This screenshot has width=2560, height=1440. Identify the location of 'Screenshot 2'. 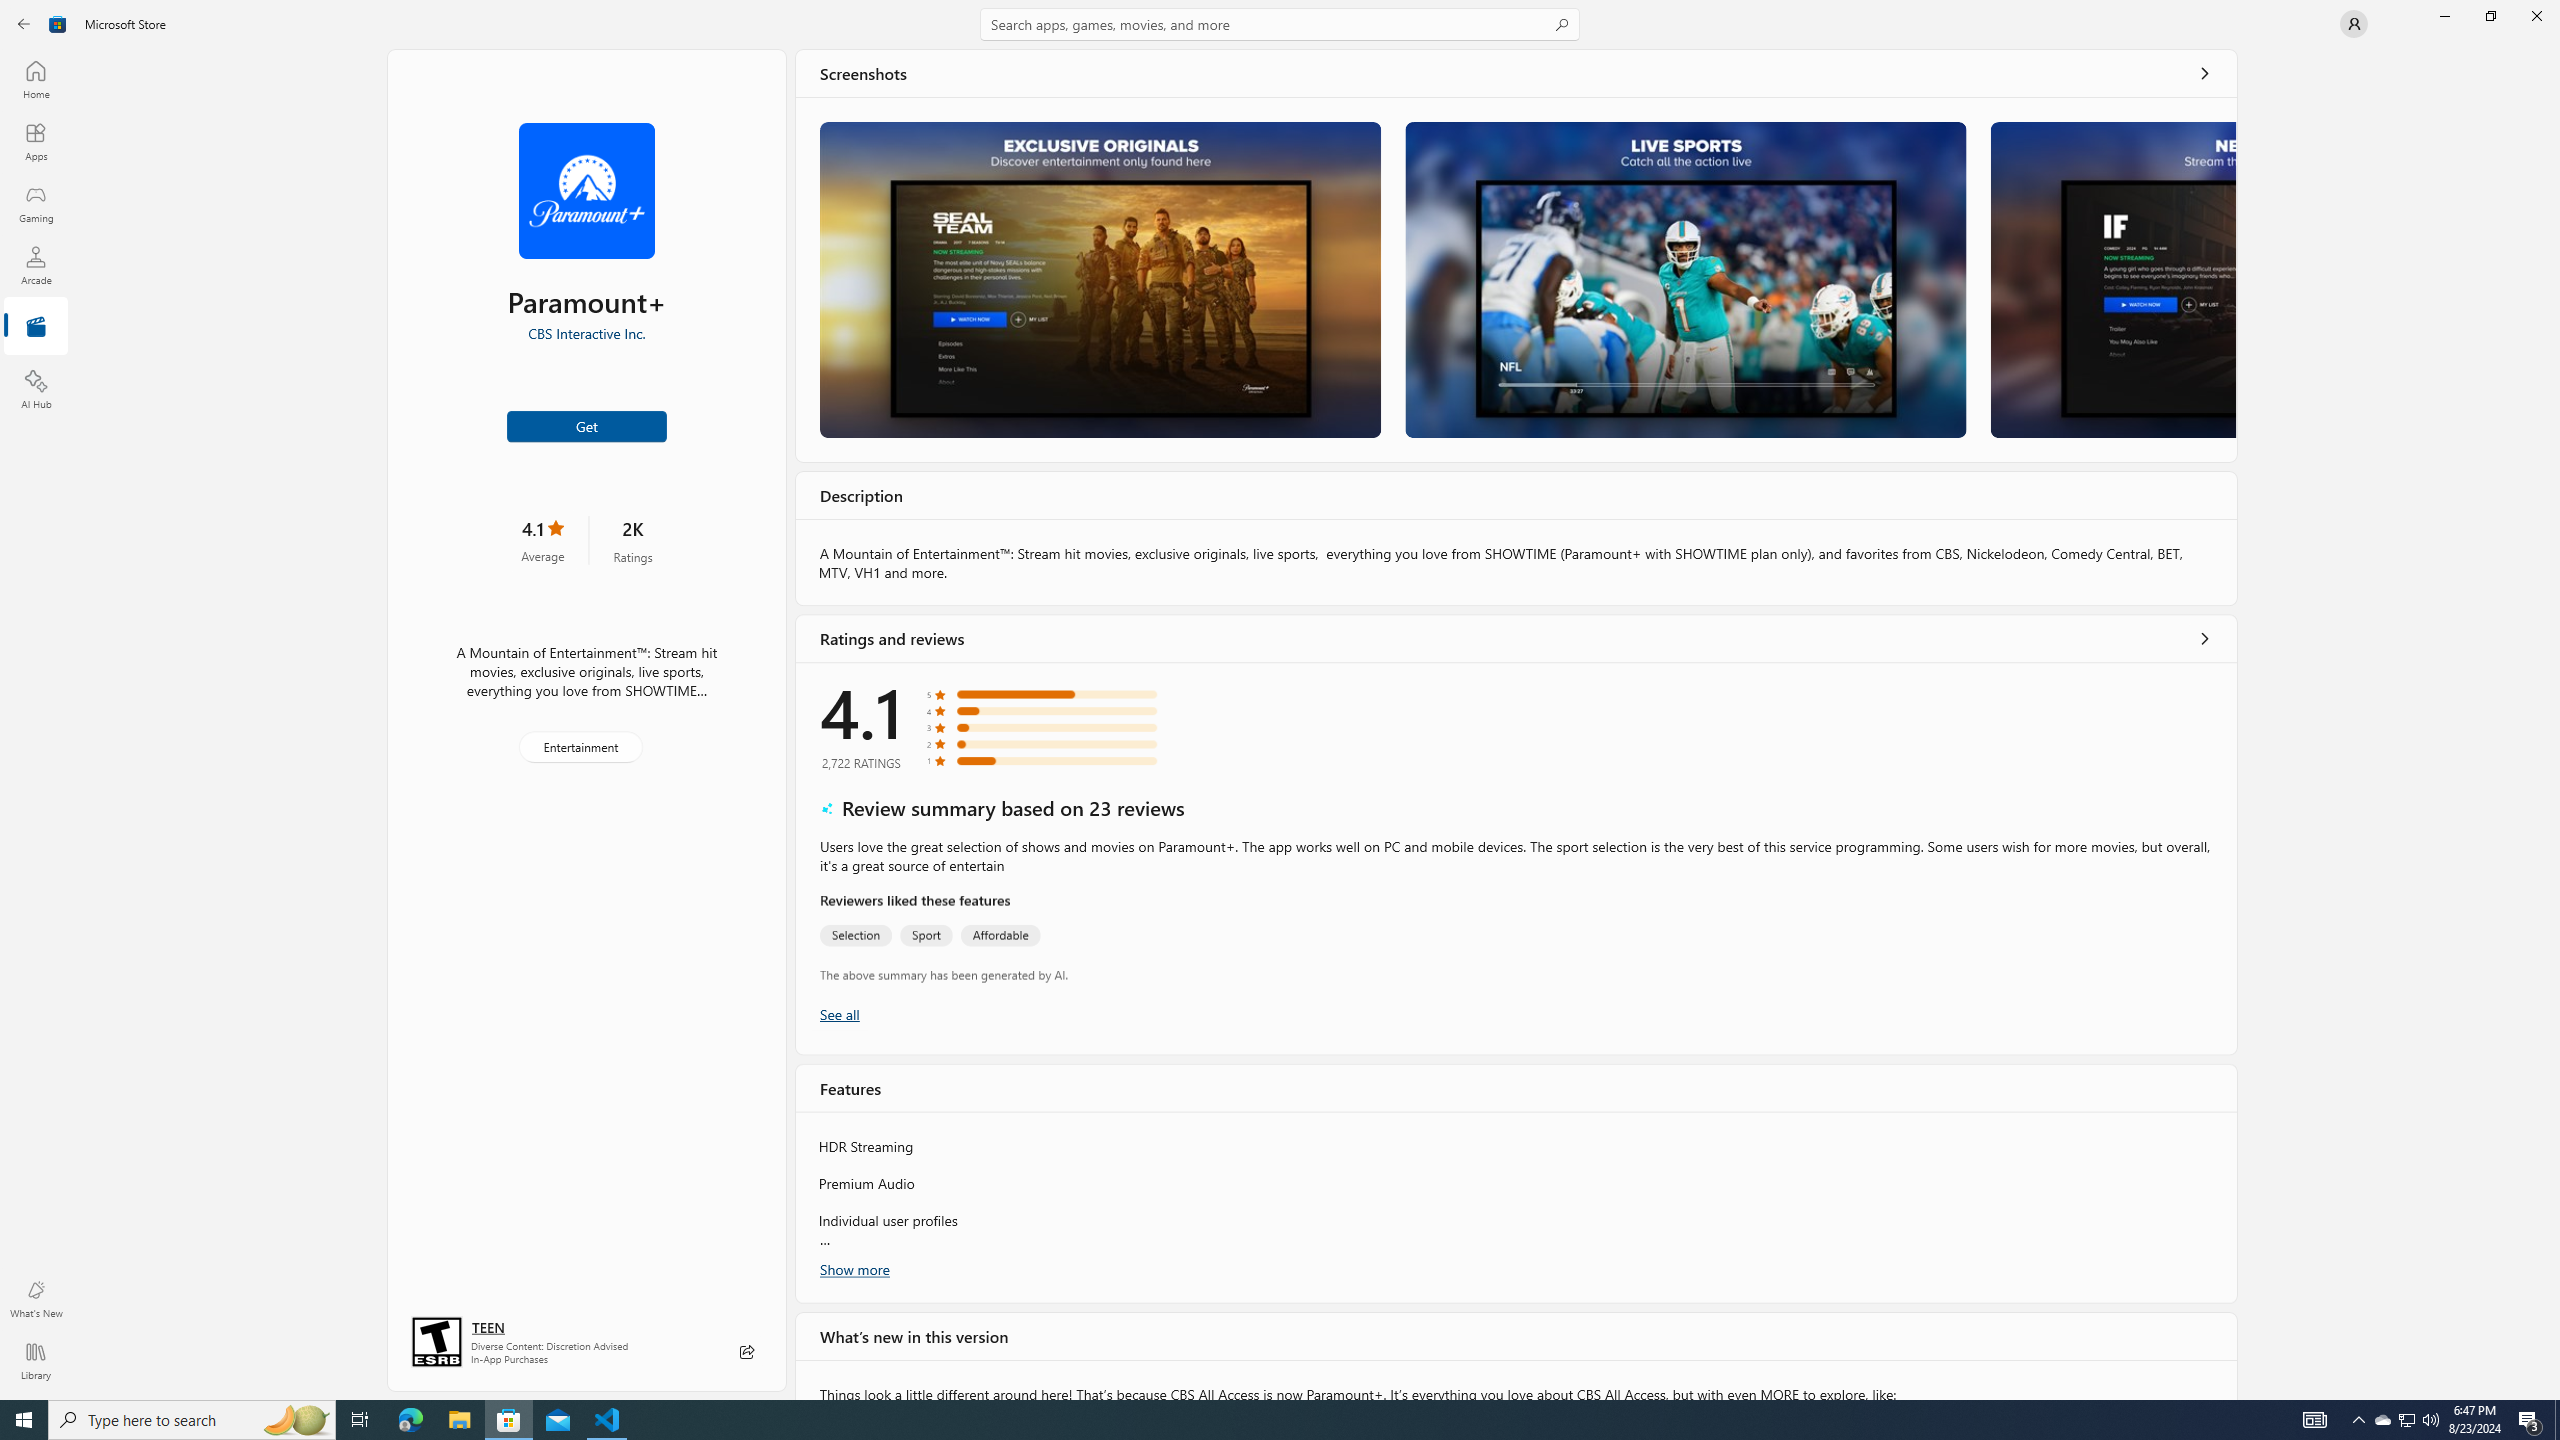
(1684, 279).